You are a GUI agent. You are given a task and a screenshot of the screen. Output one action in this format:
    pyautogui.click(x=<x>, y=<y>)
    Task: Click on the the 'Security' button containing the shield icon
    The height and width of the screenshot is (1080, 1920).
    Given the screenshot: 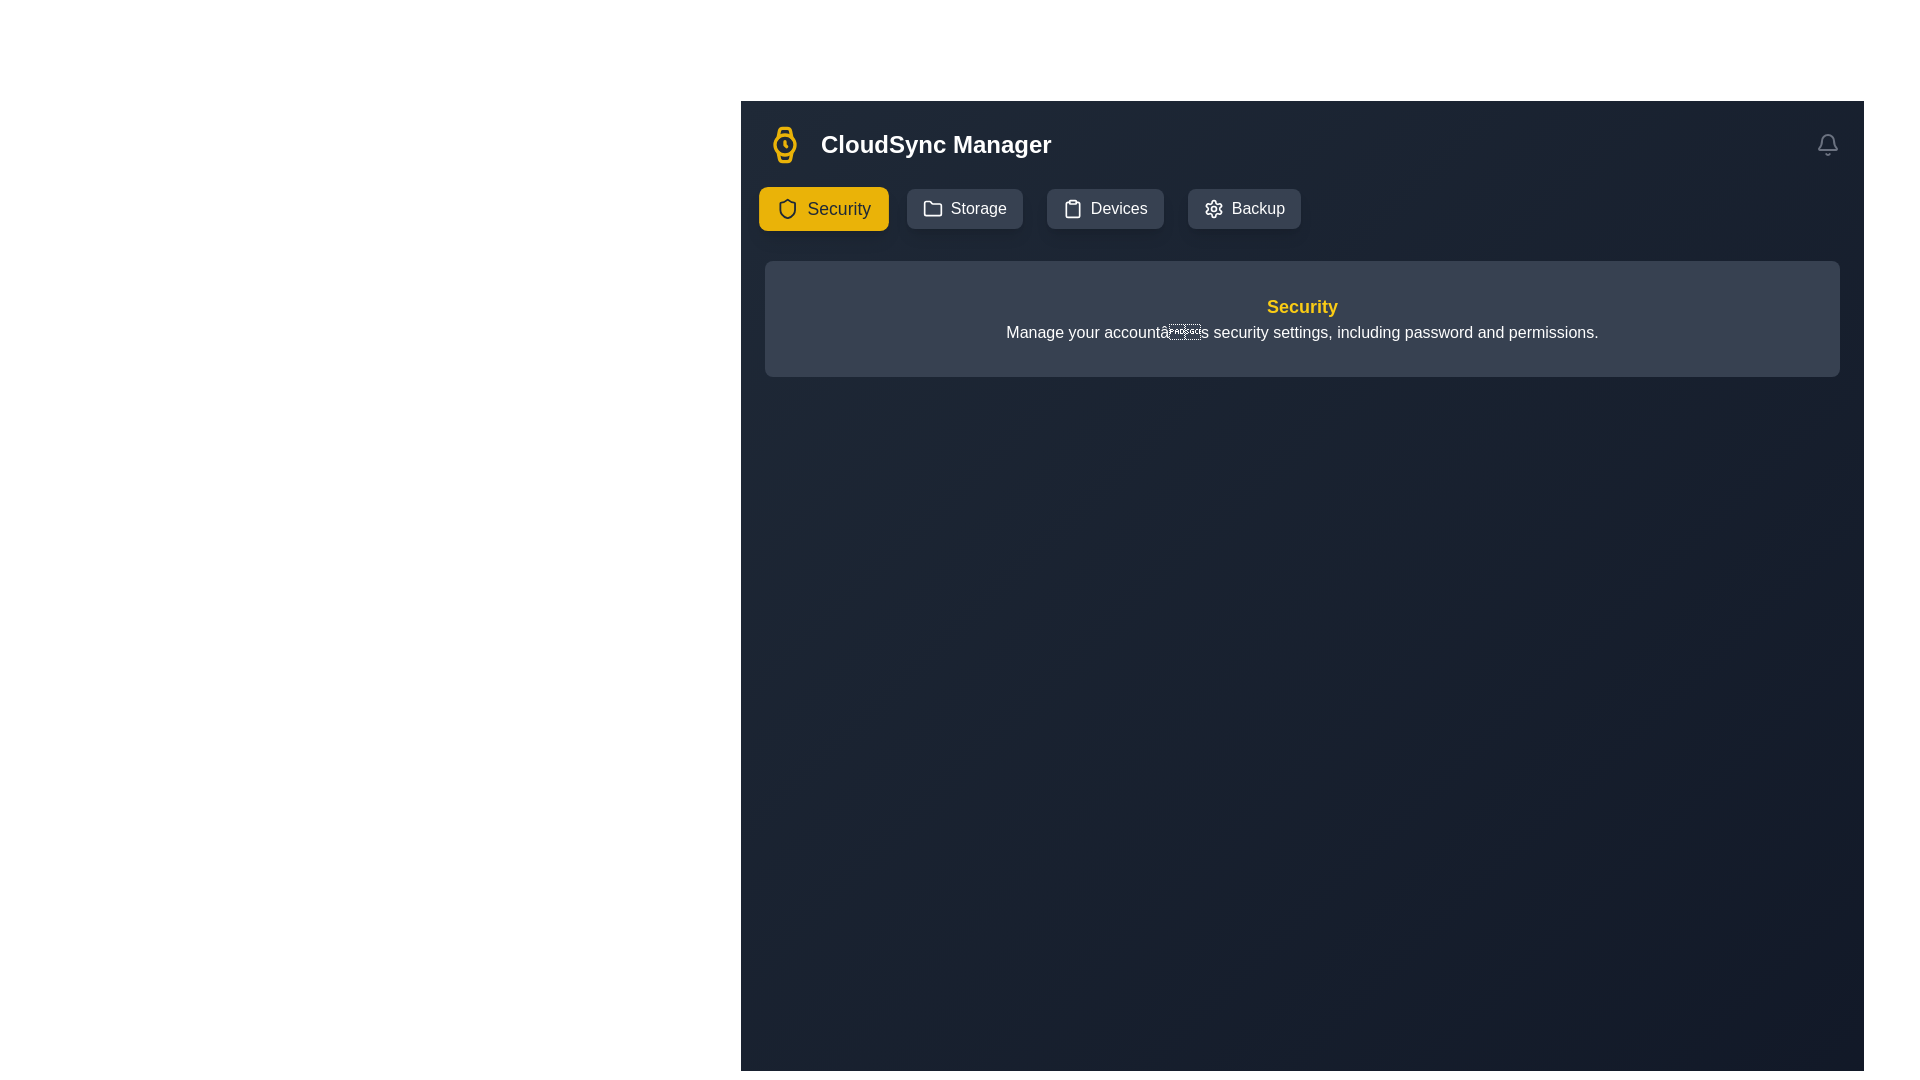 What is the action you would take?
    pyautogui.click(x=786, y=208)
    